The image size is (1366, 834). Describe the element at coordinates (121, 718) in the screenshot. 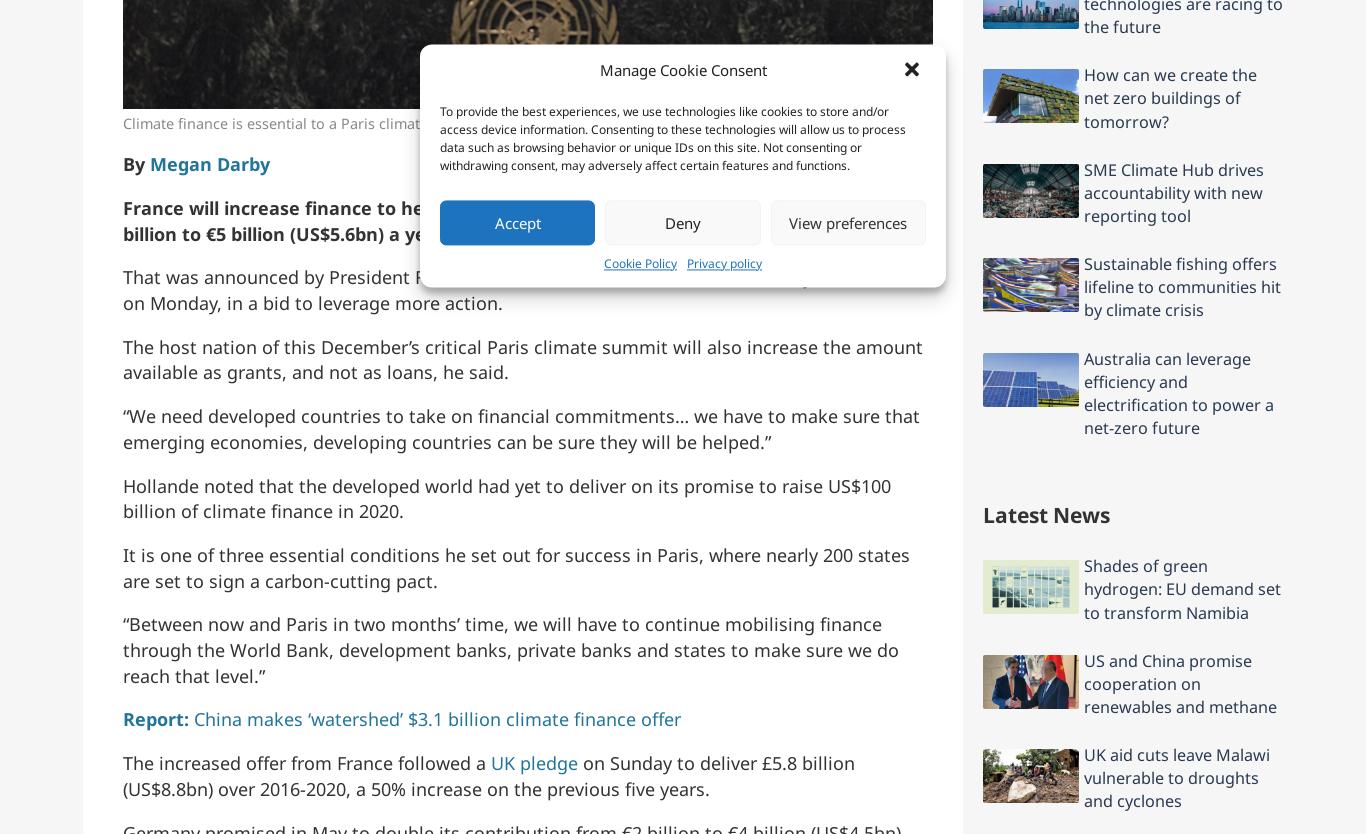

I see `'Report:'` at that location.